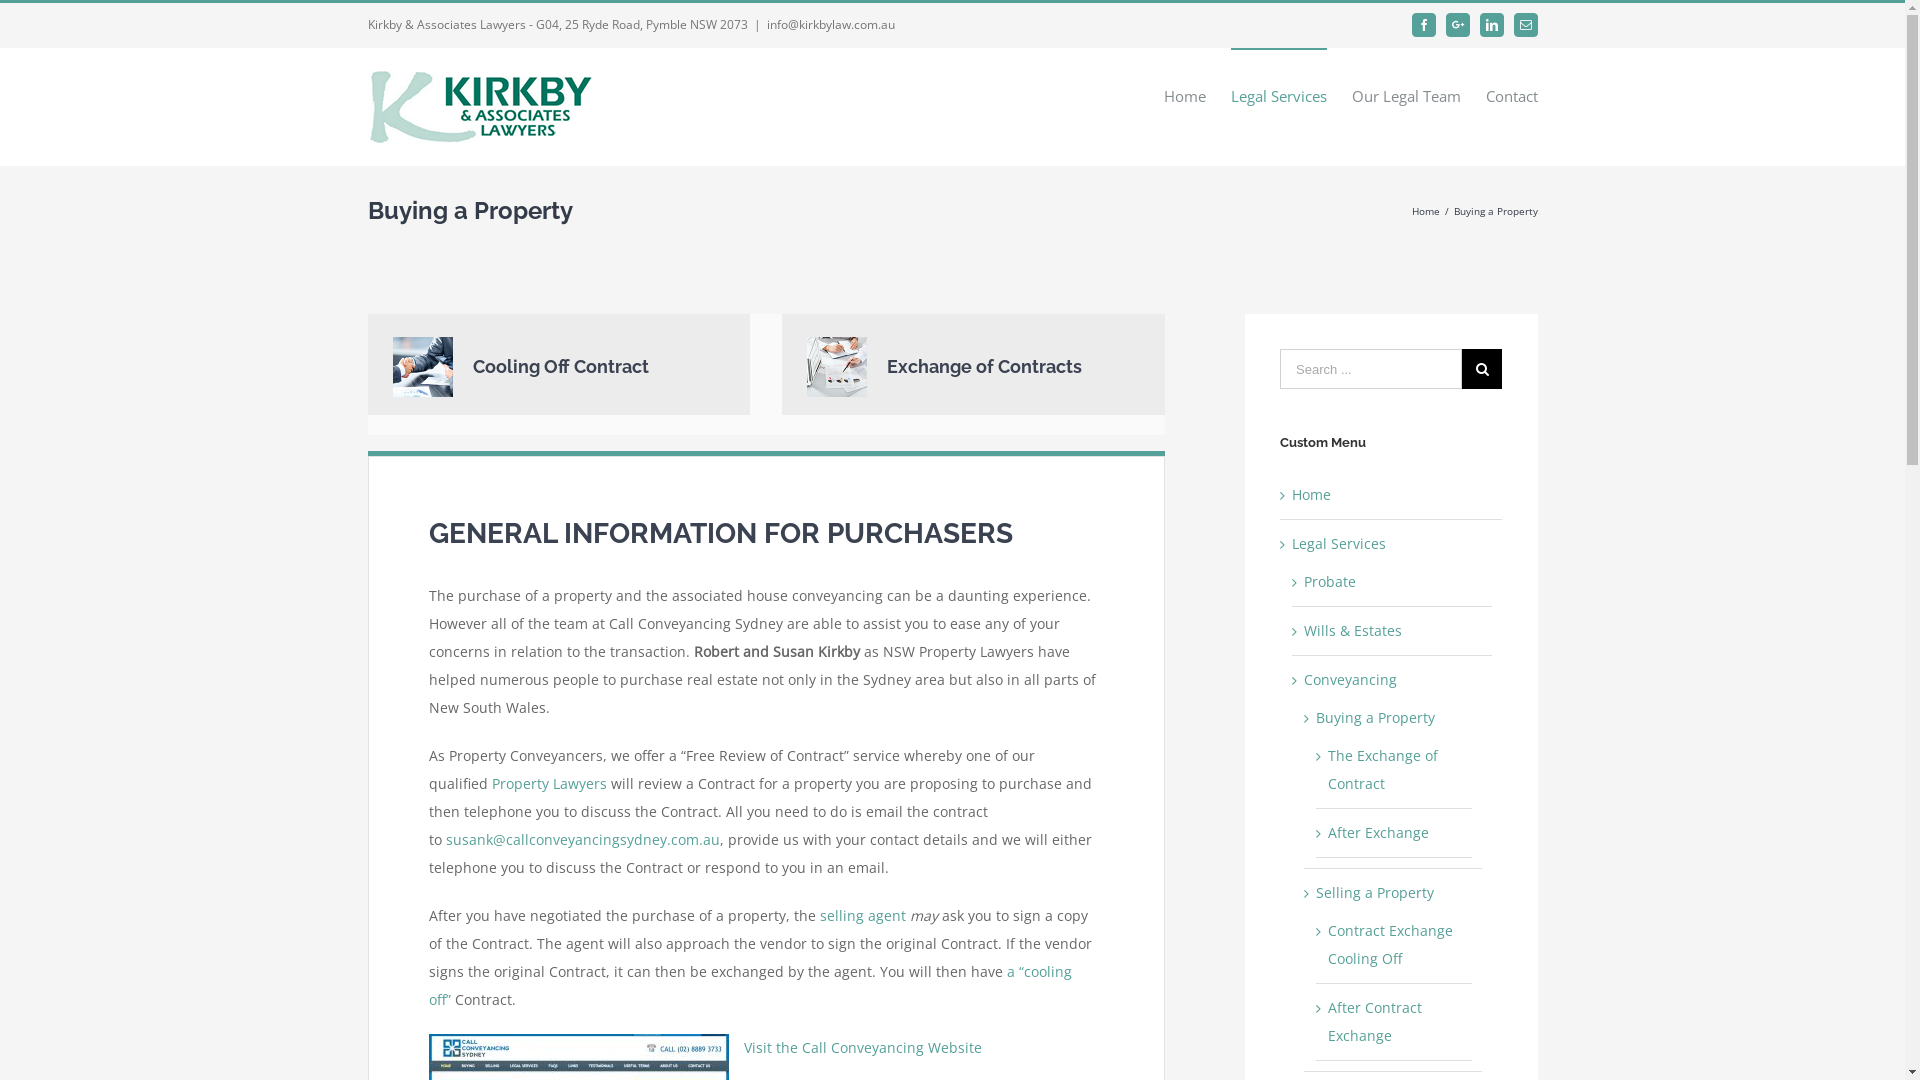 The image size is (1920, 1080). What do you see at coordinates (1373, 1021) in the screenshot?
I see `'After Contract Exchange'` at bounding box center [1373, 1021].